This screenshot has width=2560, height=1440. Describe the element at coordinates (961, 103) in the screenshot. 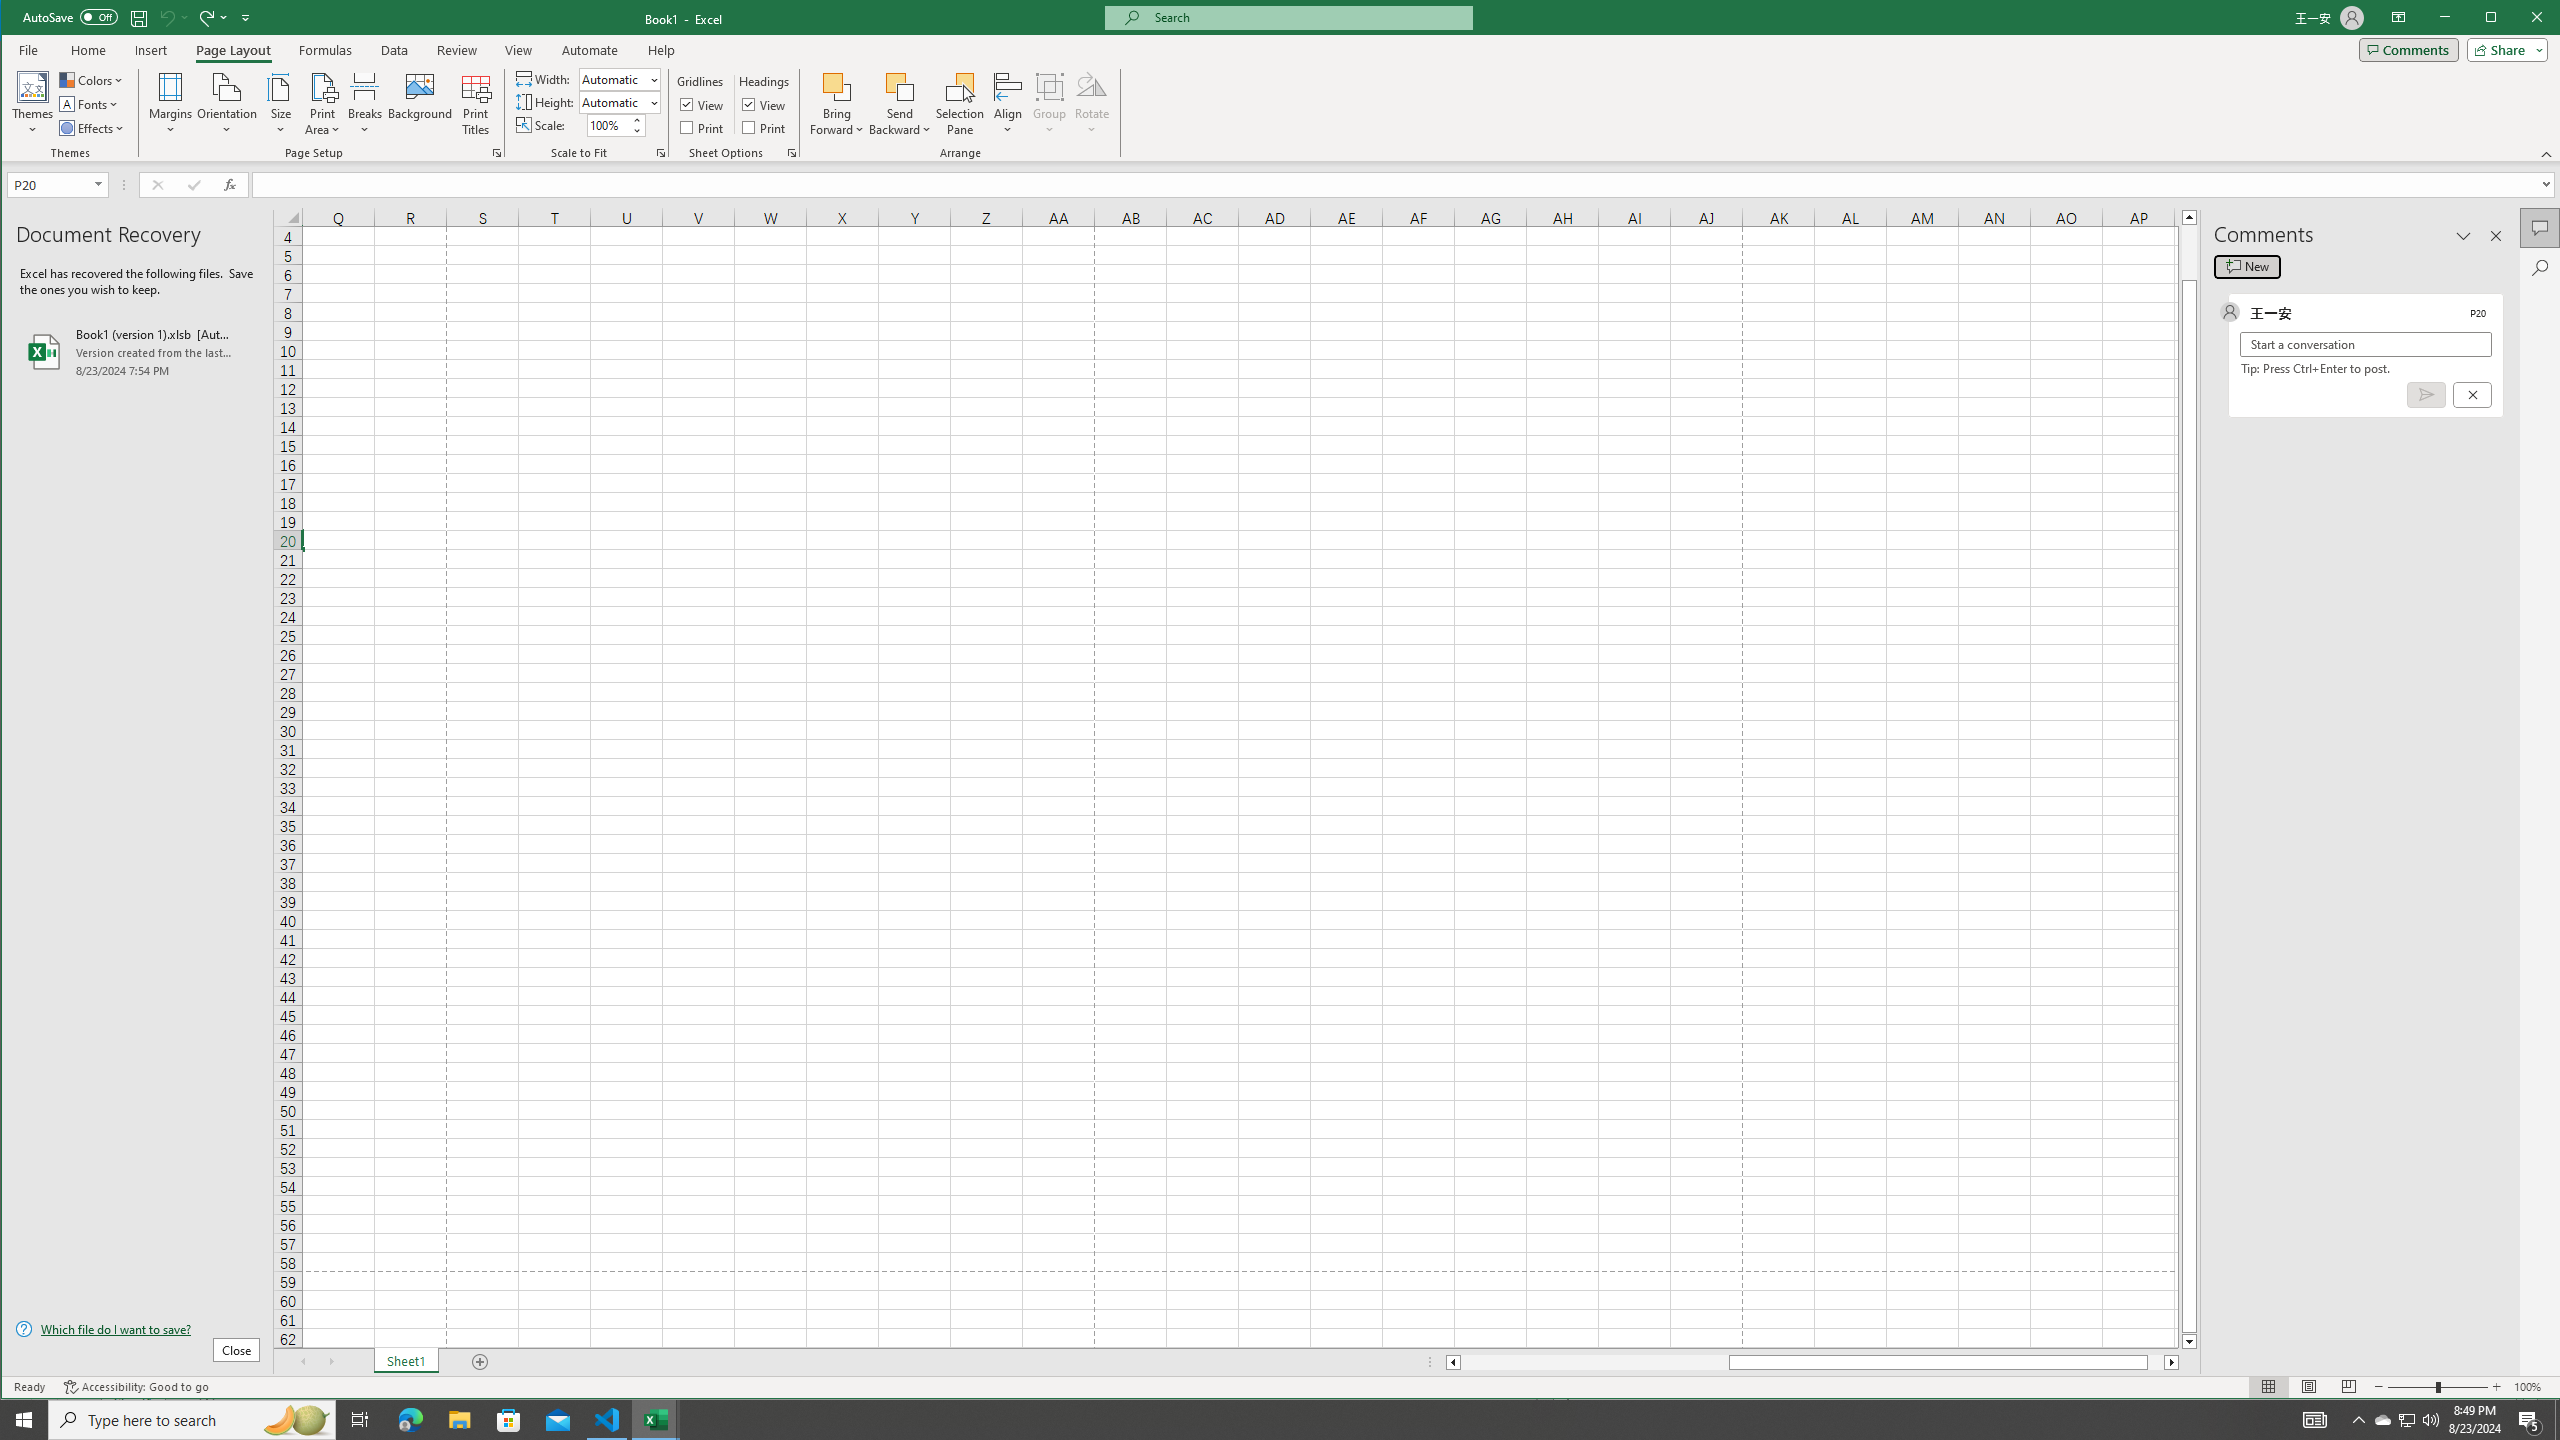

I see `'Selection Pane...'` at that location.